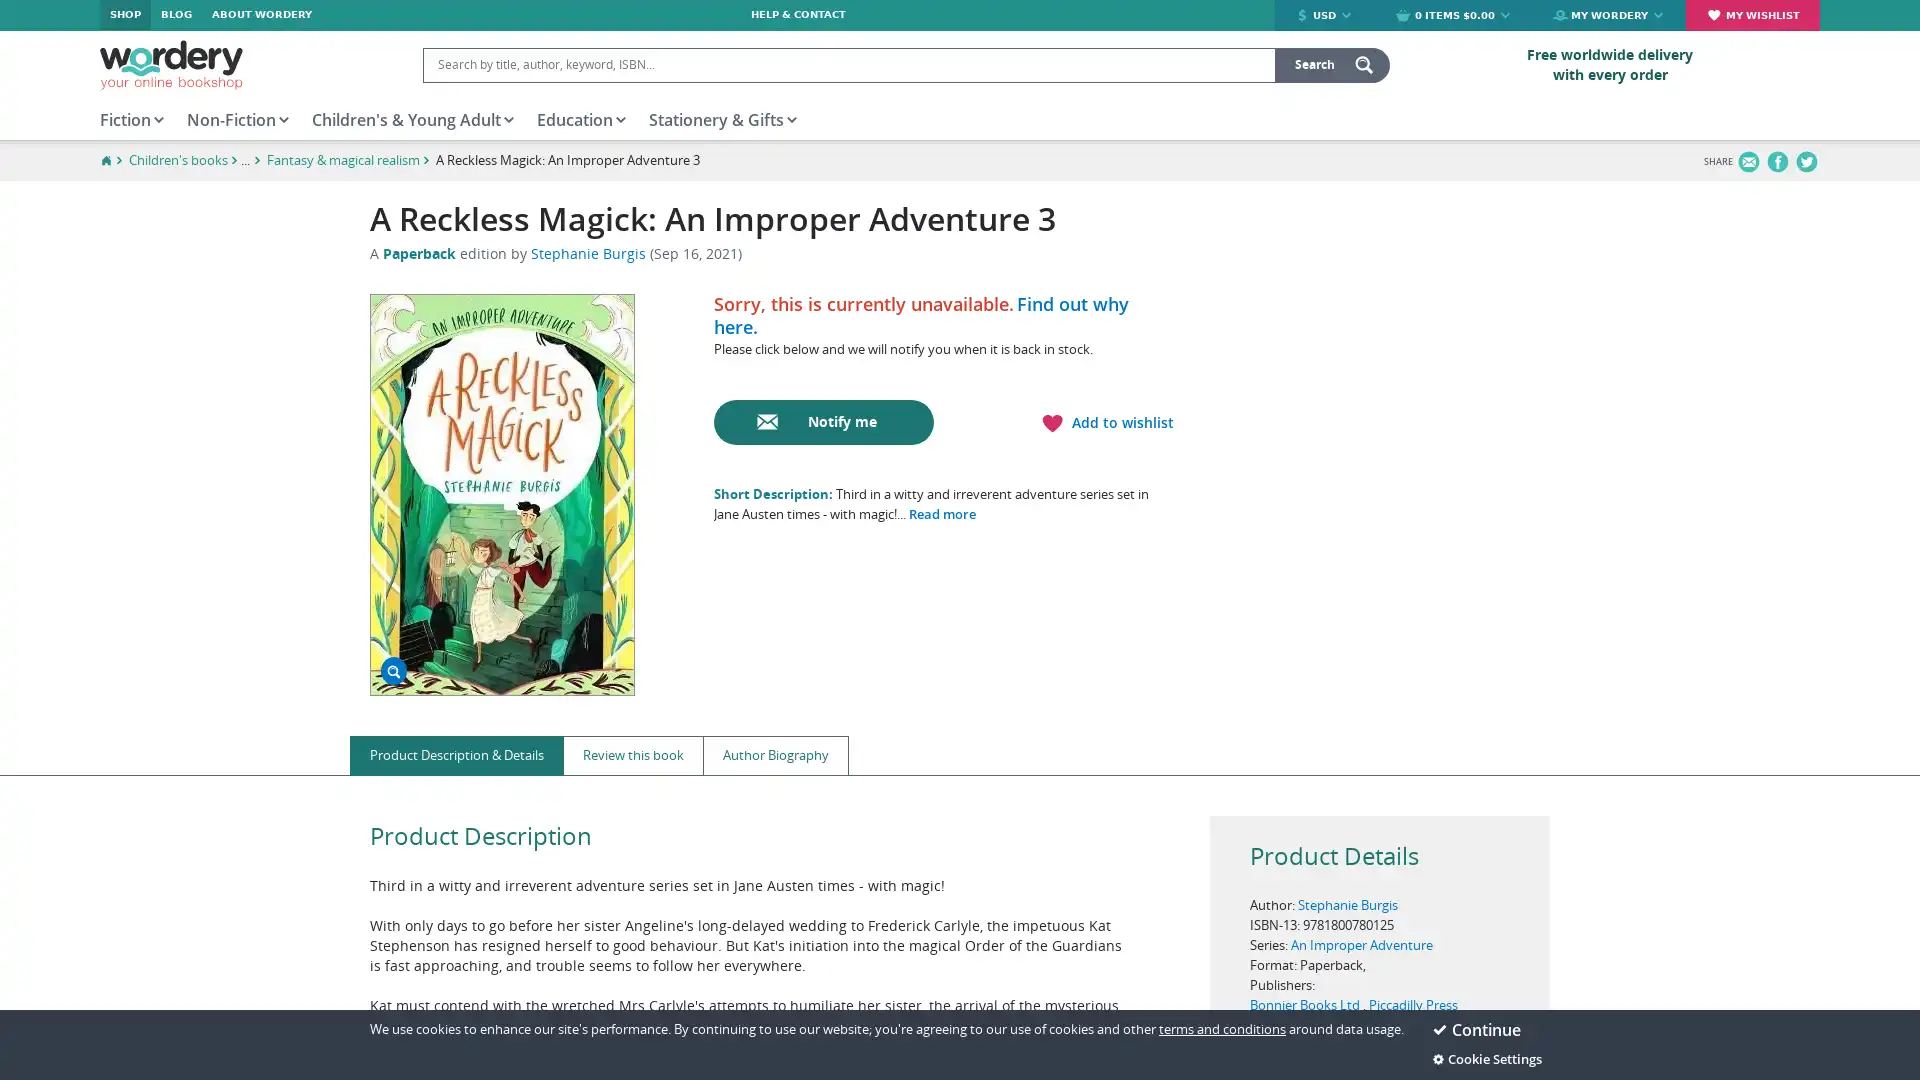 The width and height of the screenshot is (1920, 1080). I want to click on search, so click(1332, 63).